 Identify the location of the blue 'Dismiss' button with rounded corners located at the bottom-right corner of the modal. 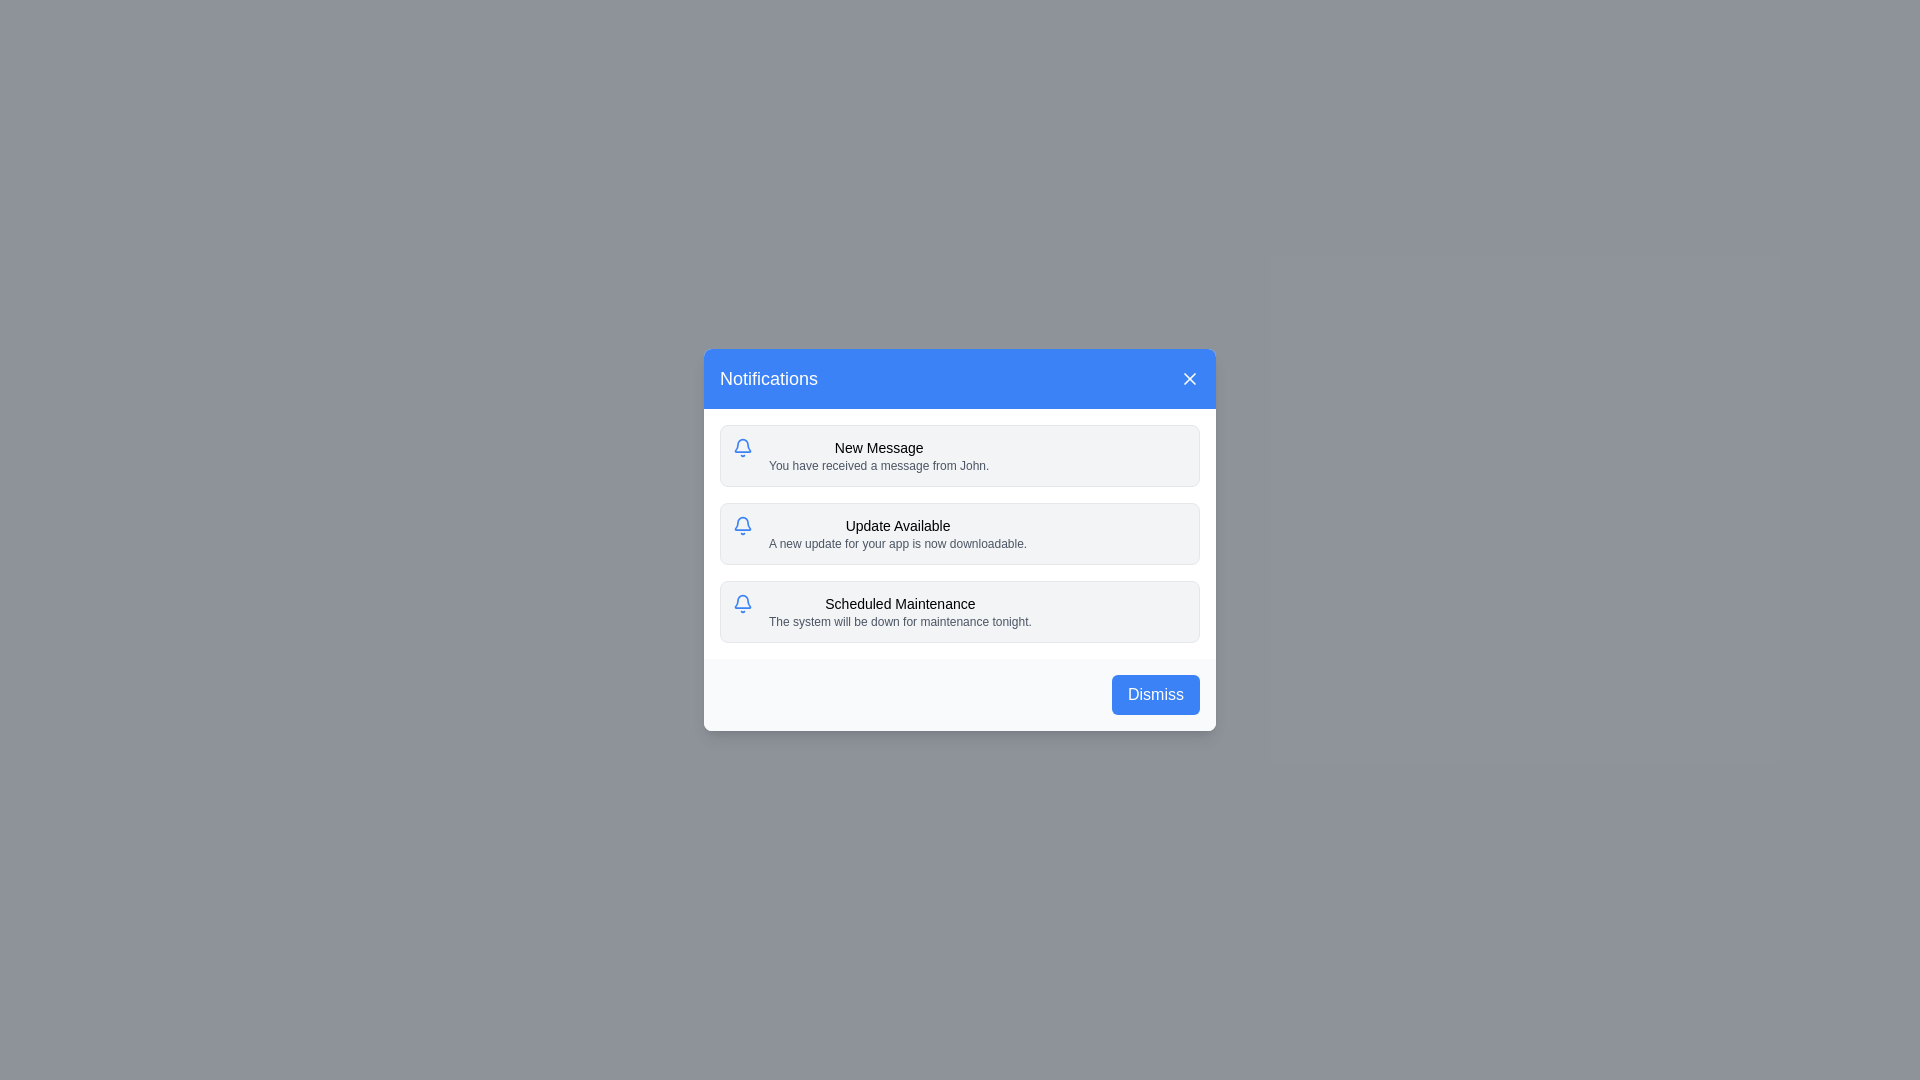
(1156, 693).